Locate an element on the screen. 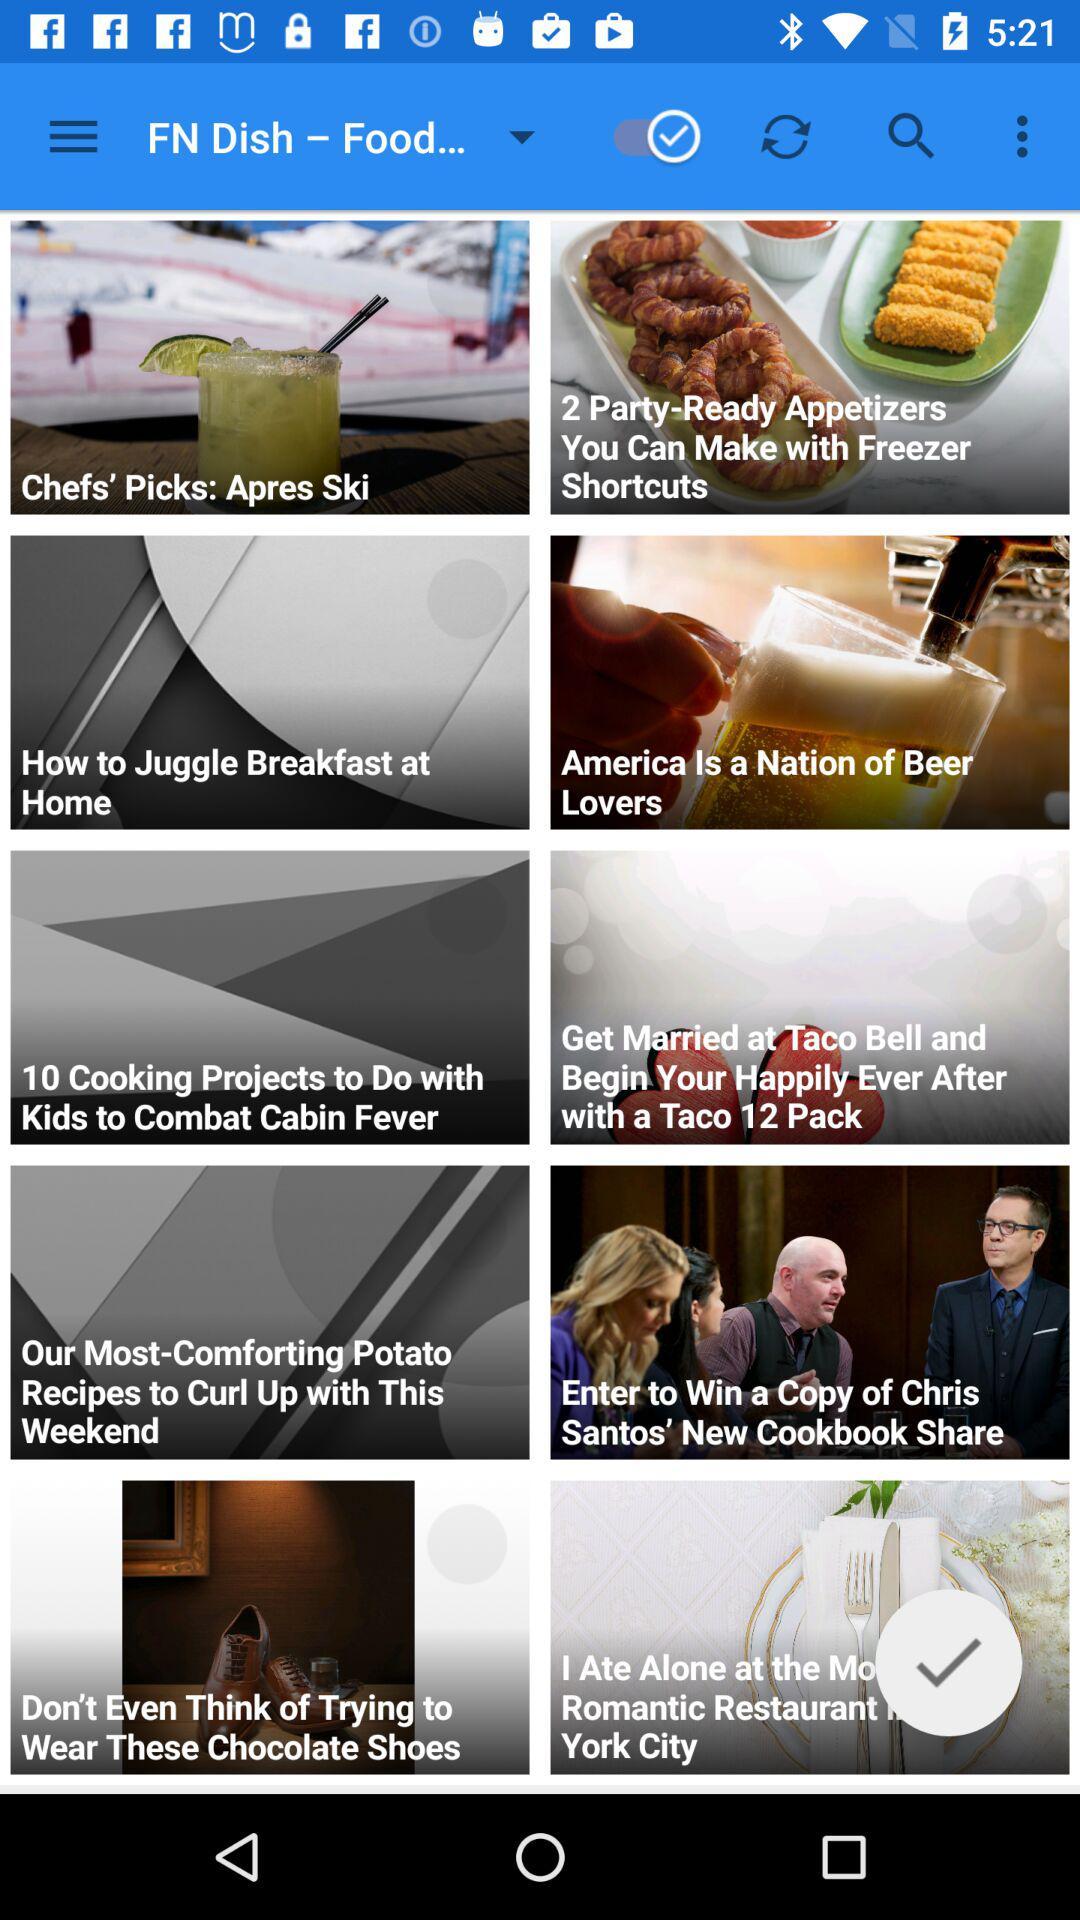 This screenshot has width=1080, height=1920. the second image in the second row is located at coordinates (810, 682).